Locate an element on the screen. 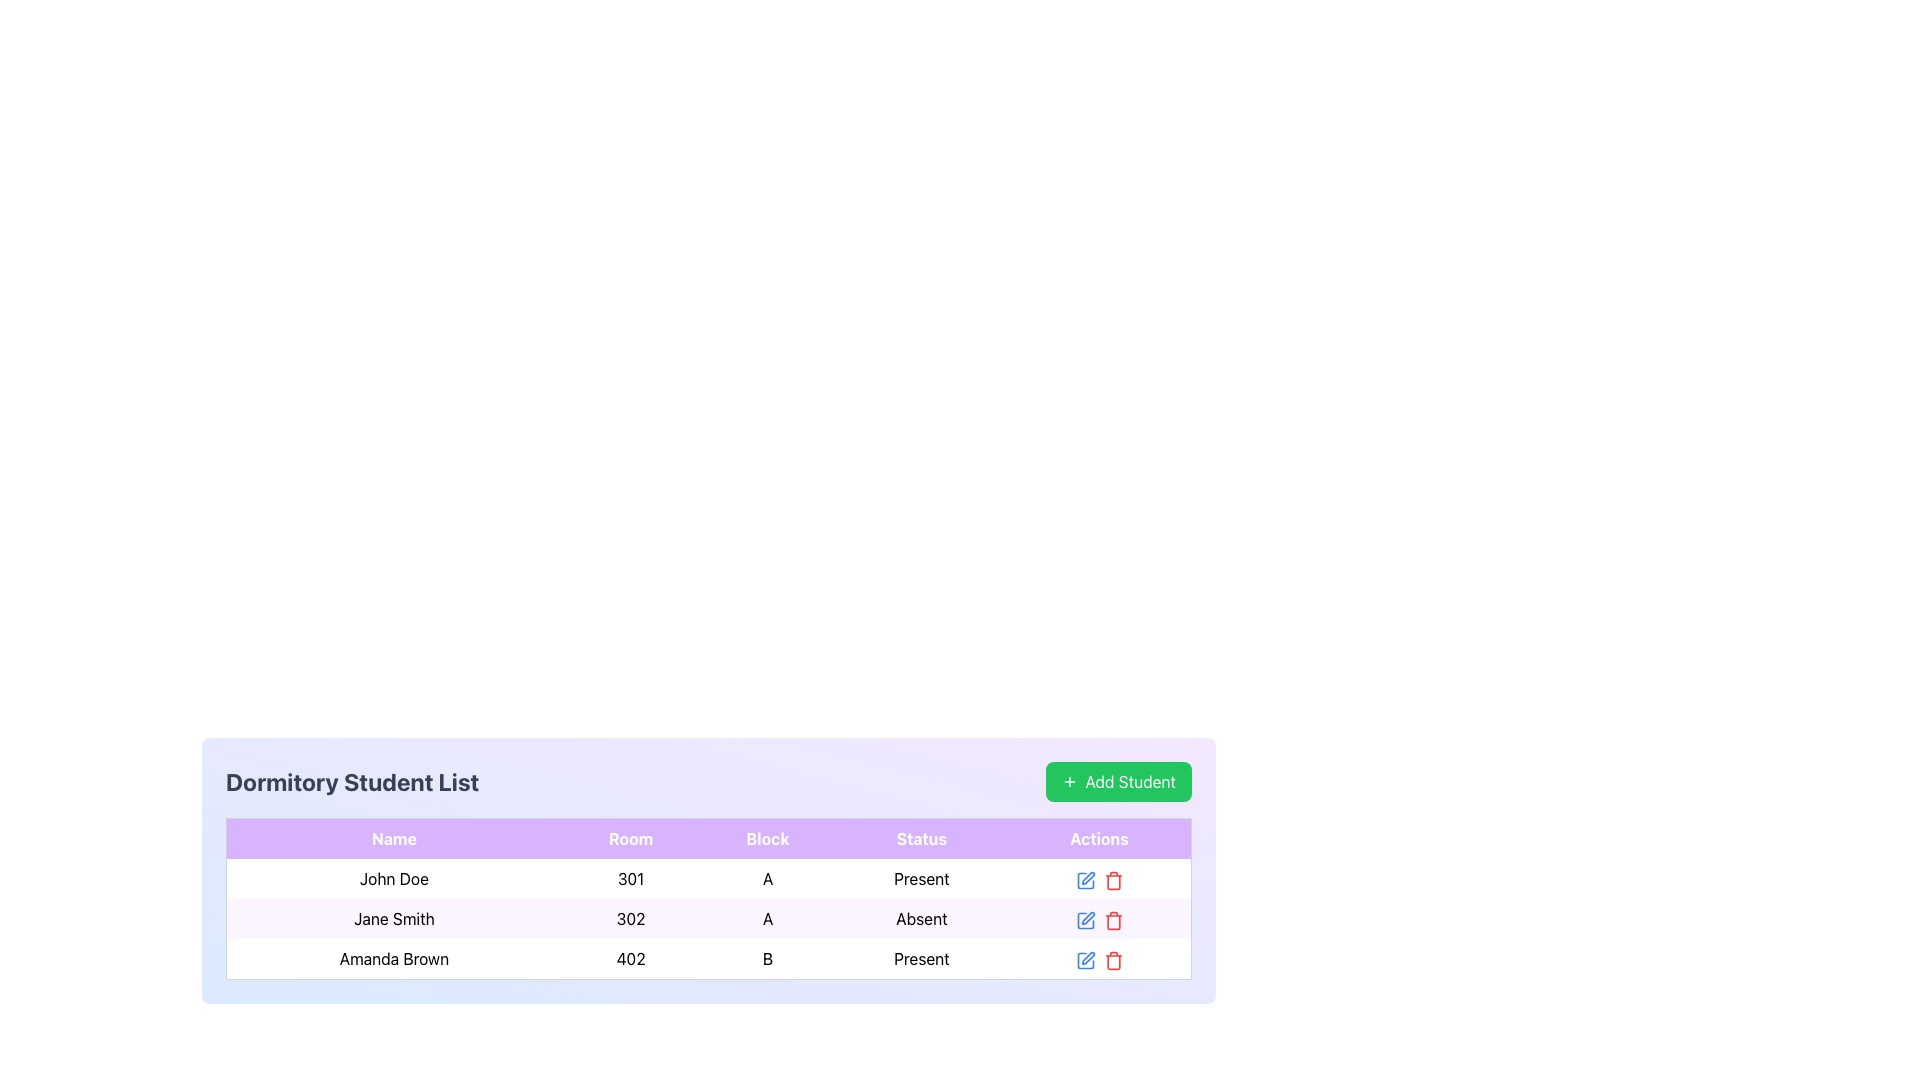 The width and height of the screenshot is (1920, 1080). the text label displaying the student's name in the third row of the 'Dormitory Student List' table, which is located in the 'Name' column is located at coordinates (394, 958).